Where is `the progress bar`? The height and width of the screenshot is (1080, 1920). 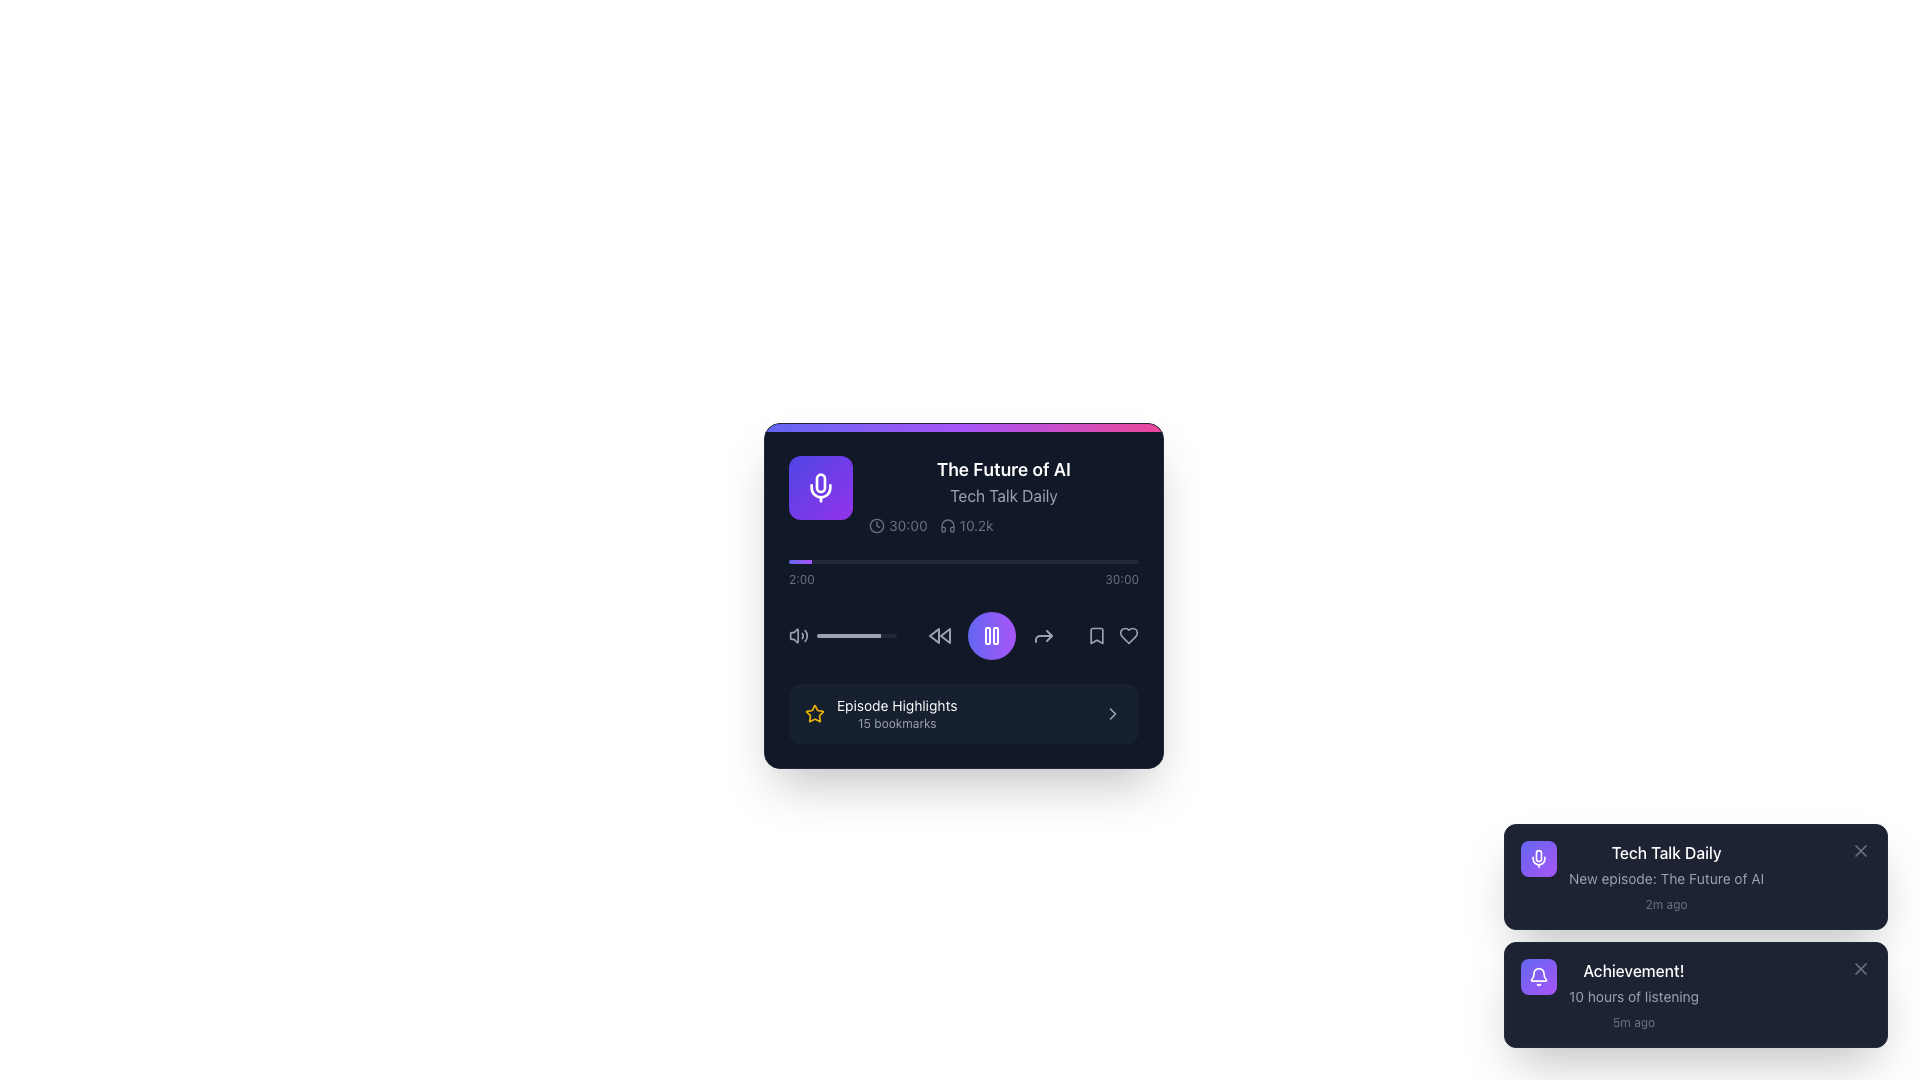 the progress bar is located at coordinates (859, 636).